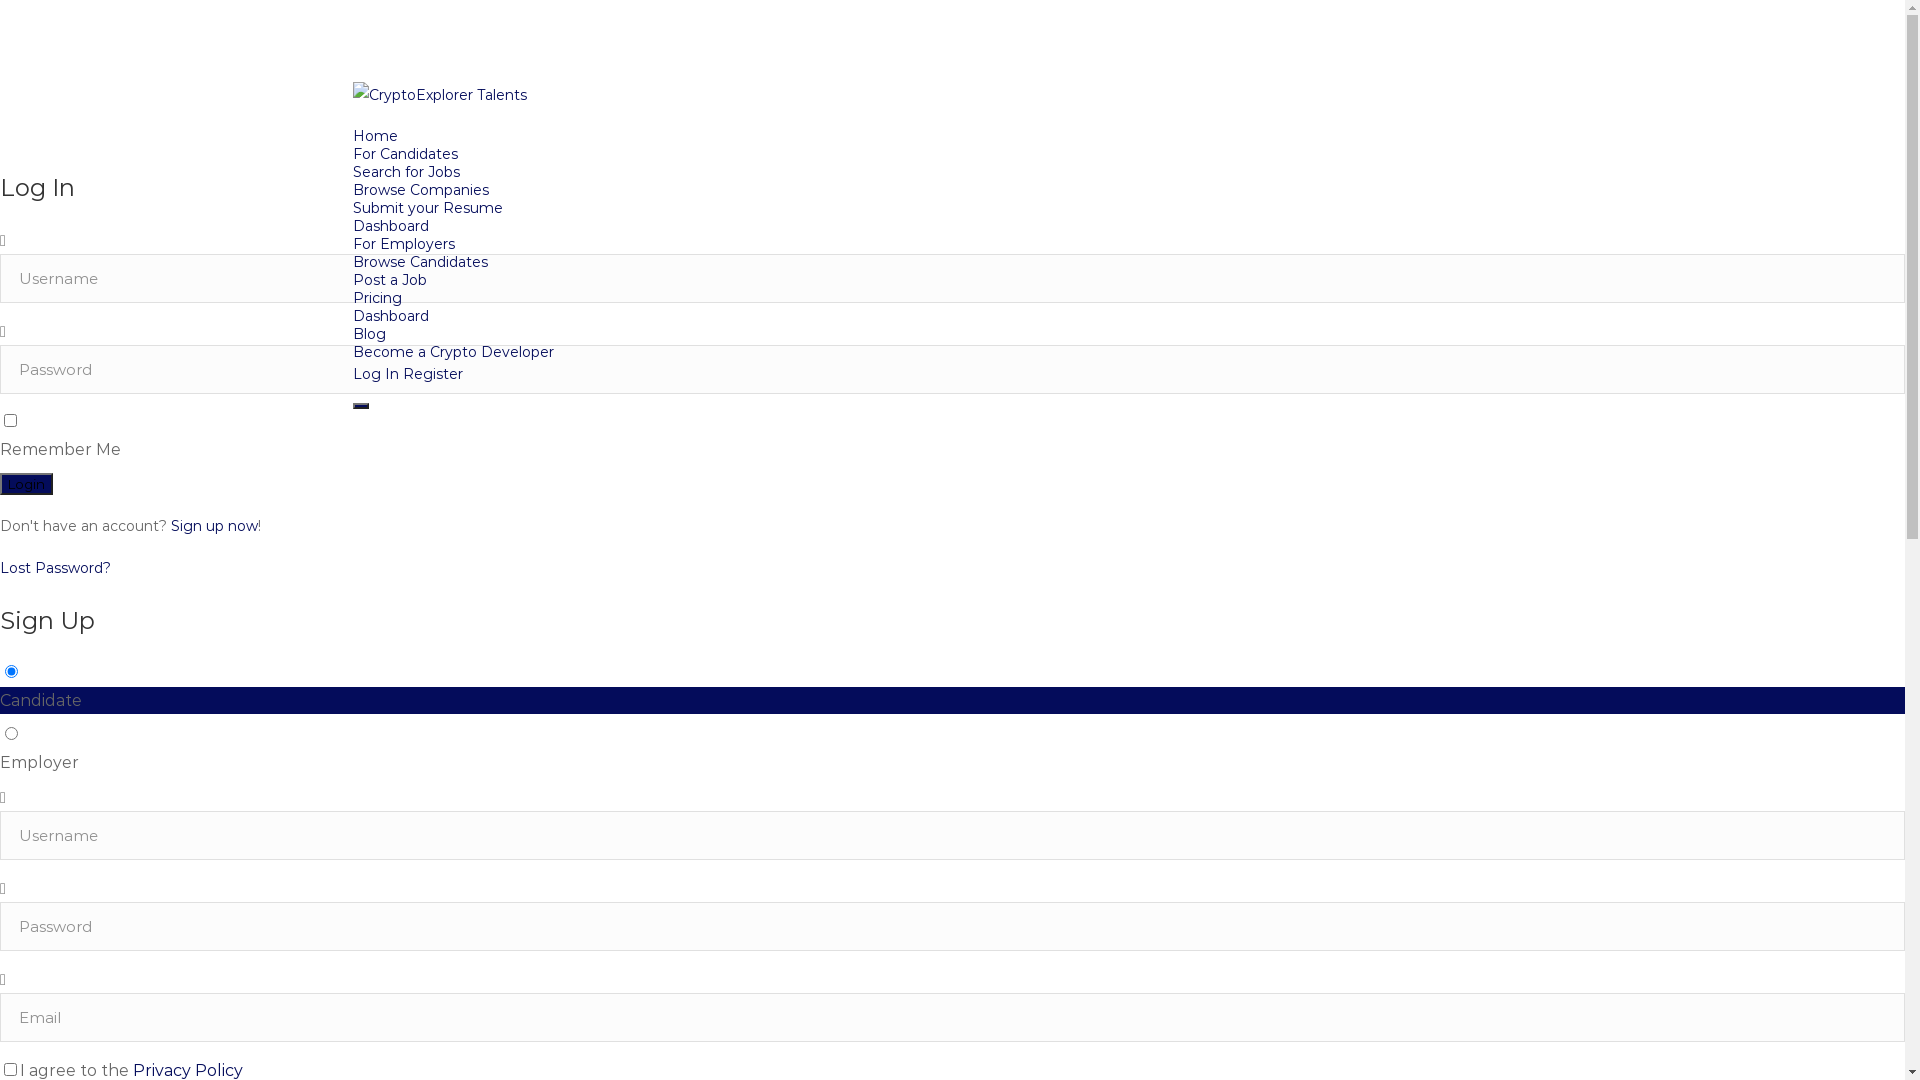 The height and width of the screenshot is (1080, 1920). I want to click on 'Dashboard', so click(389, 225).